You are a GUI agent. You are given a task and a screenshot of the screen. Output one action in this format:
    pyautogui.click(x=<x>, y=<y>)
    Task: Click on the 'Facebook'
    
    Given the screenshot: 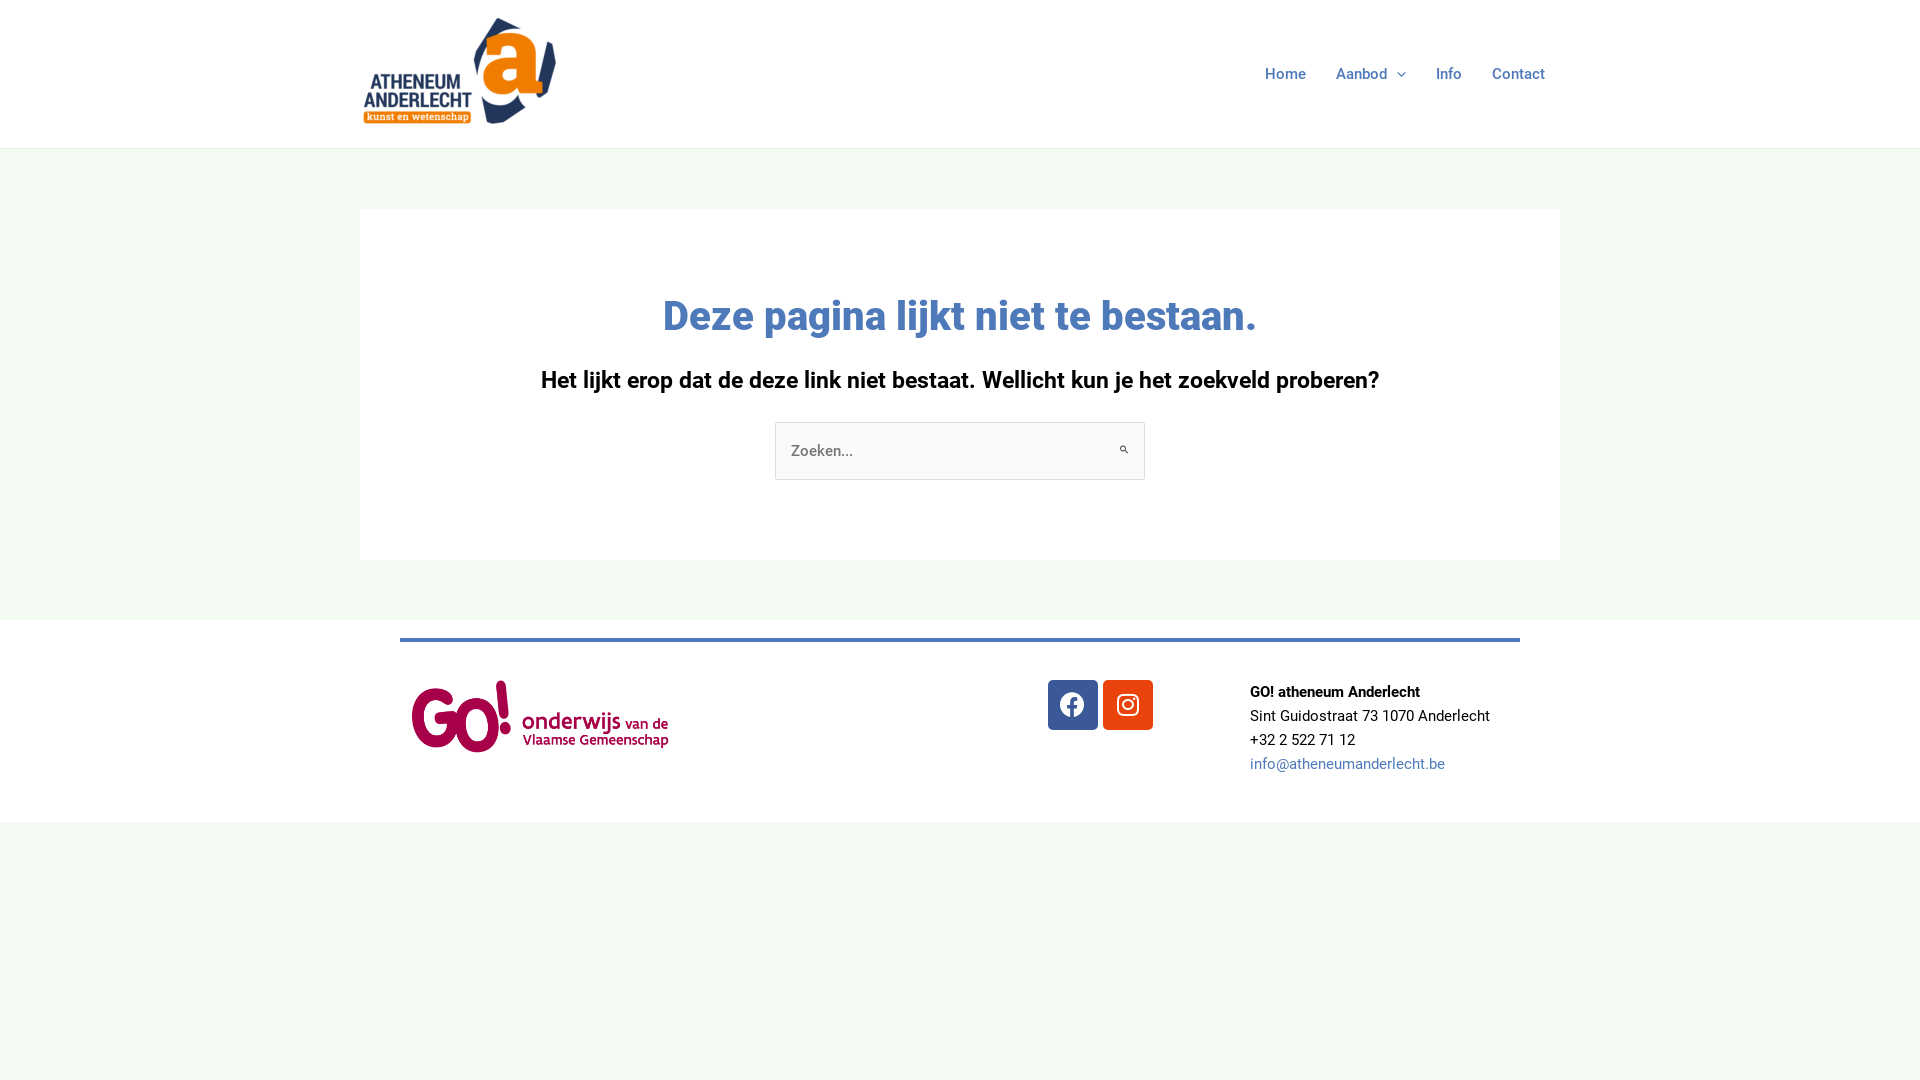 What is the action you would take?
    pyautogui.click(x=1072, y=704)
    